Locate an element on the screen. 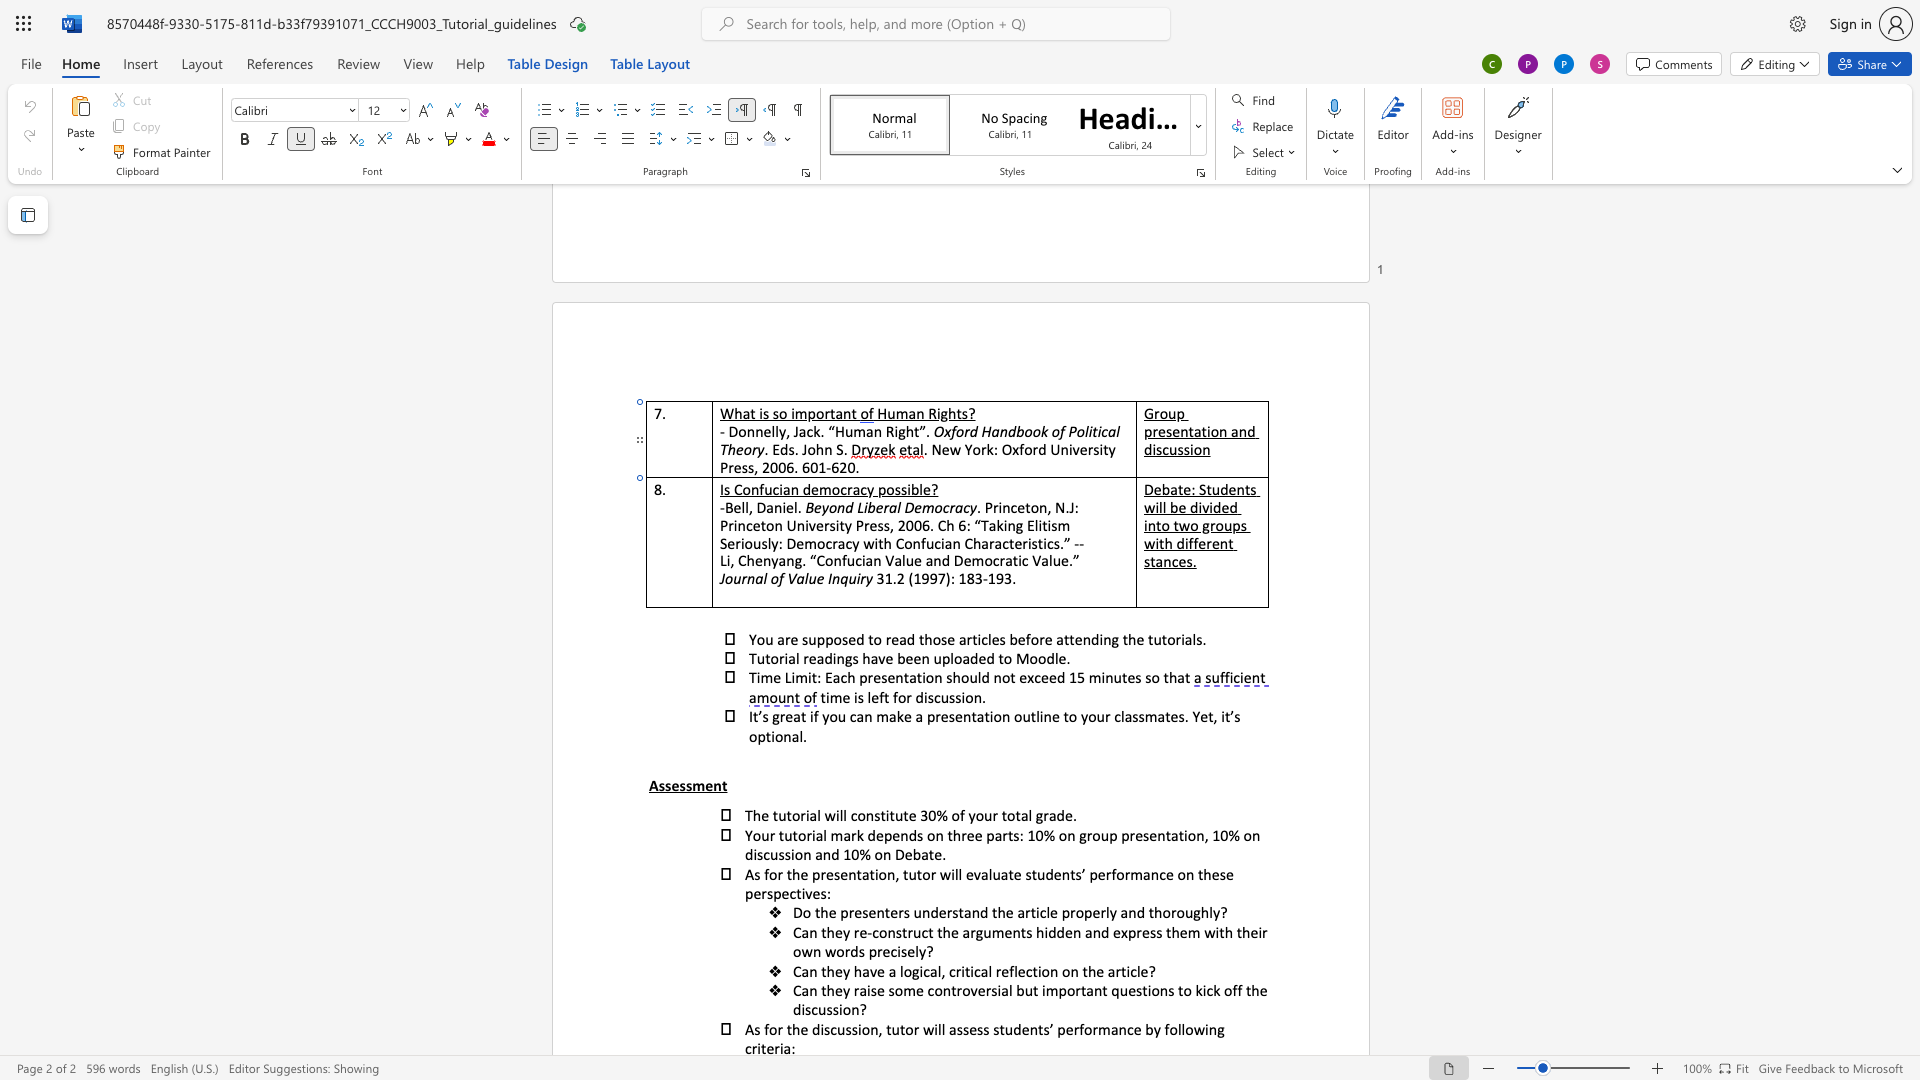  the space between the continuous character "s" and "s" in the text is located at coordinates (954, 696).